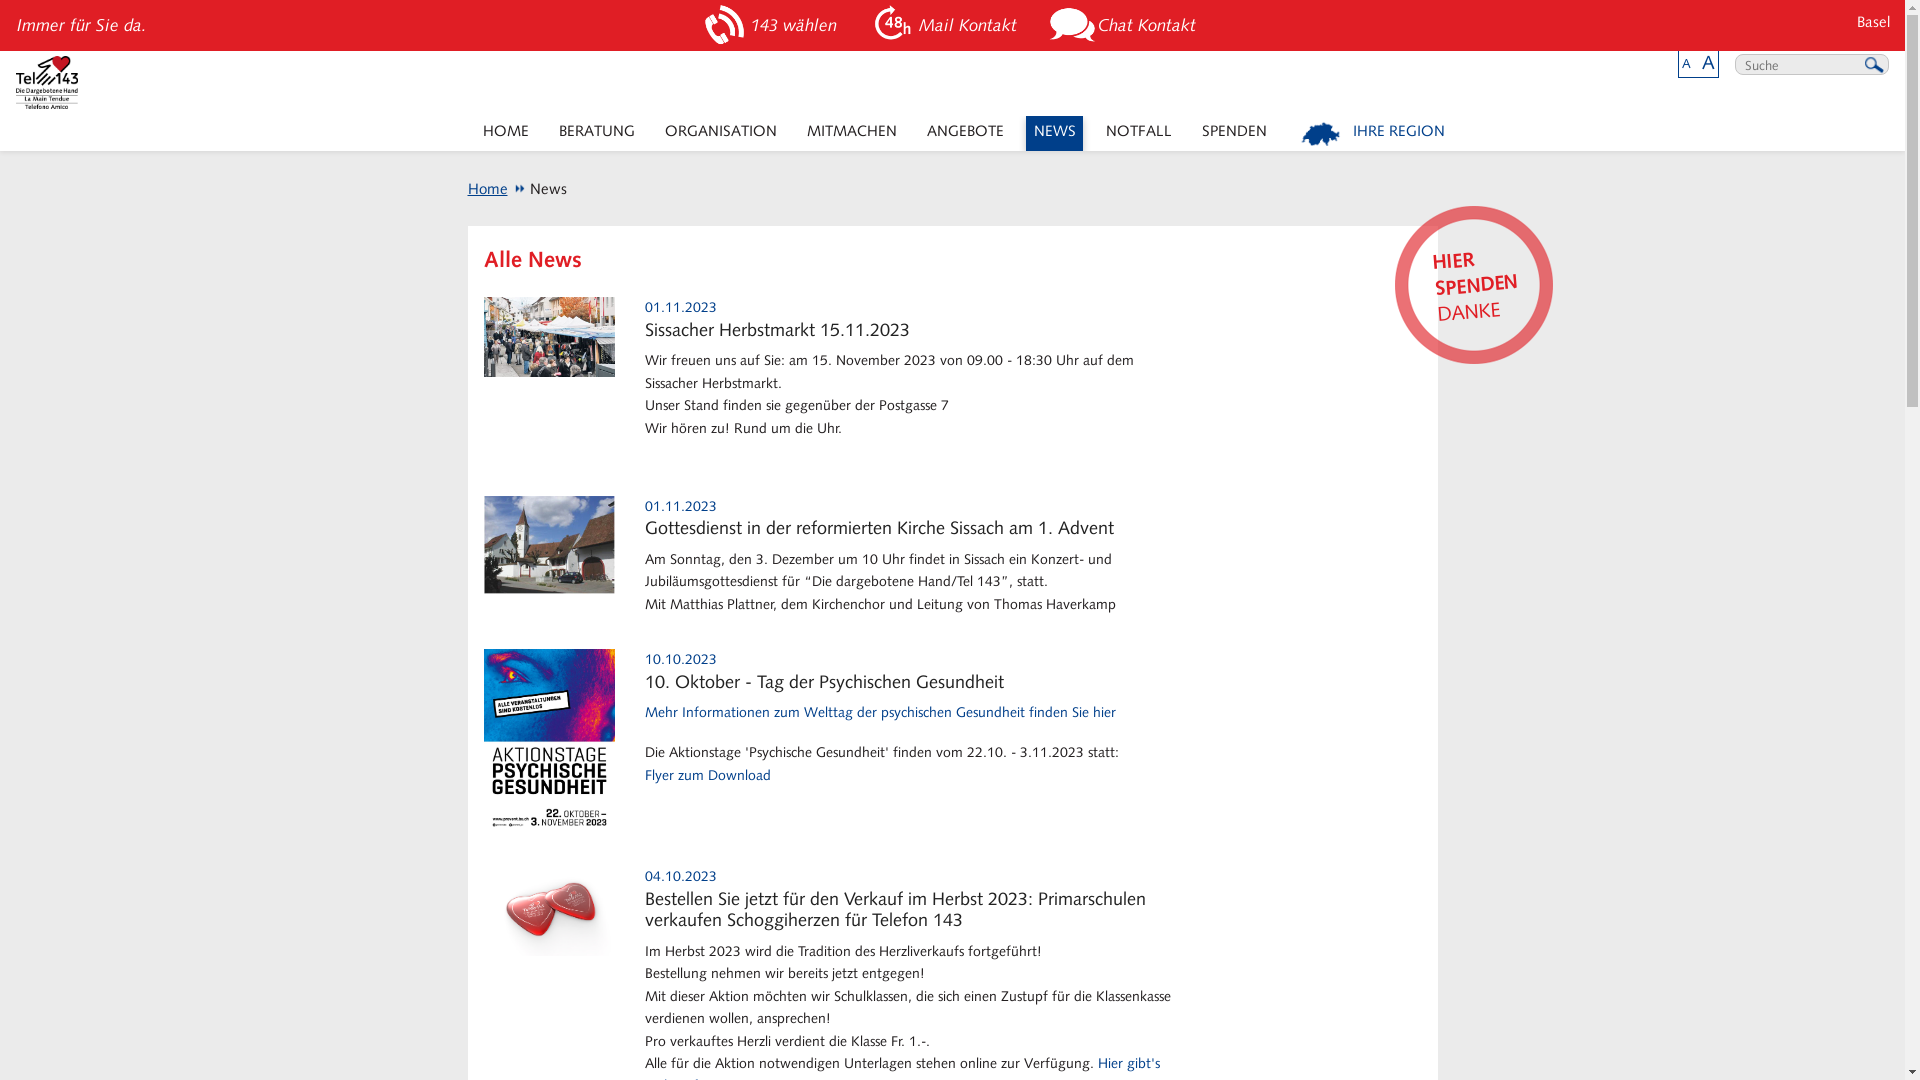 This screenshot has height=1080, width=1920. I want to click on 'ANGEBOTE', so click(917, 133).